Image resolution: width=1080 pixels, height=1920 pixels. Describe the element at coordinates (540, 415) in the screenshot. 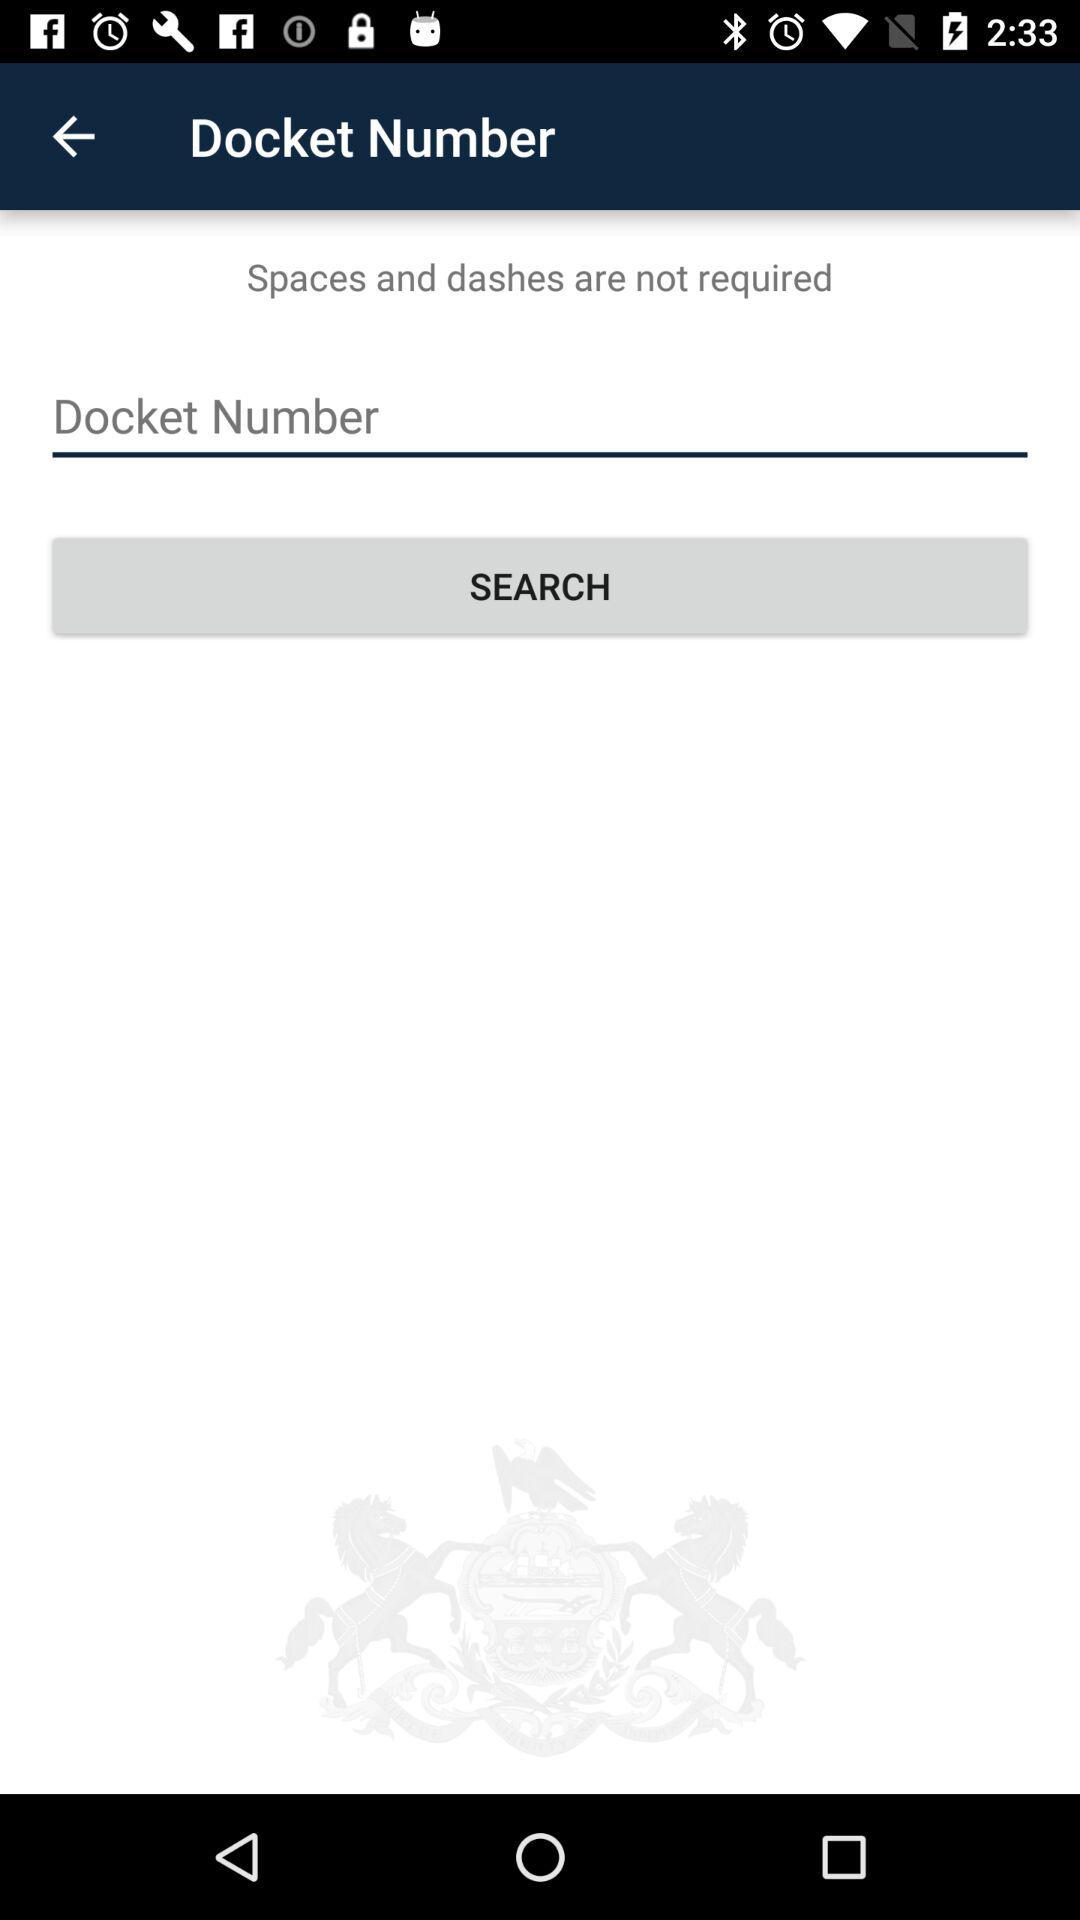

I see `docket number` at that location.